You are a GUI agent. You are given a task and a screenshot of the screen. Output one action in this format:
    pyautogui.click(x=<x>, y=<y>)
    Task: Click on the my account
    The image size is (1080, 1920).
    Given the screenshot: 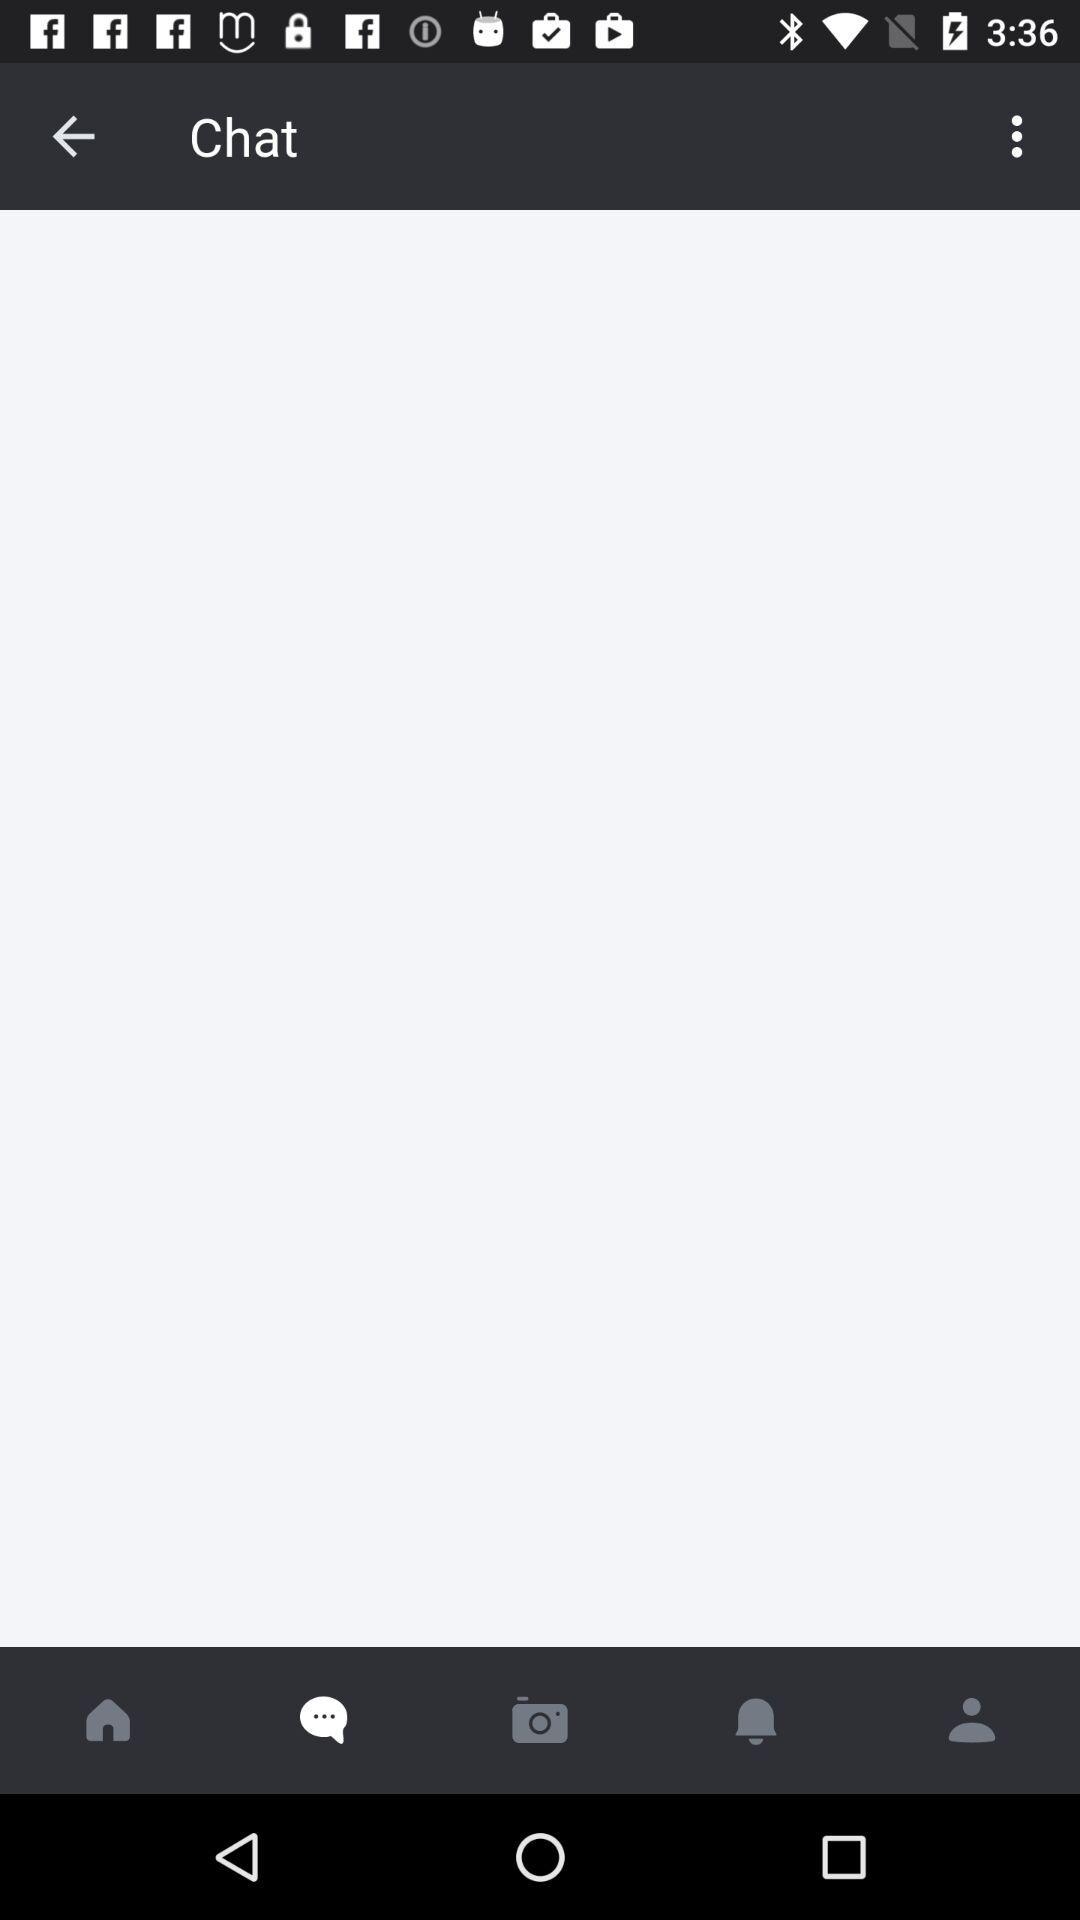 What is the action you would take?
    pyautogui.click(x=971, y=1719)
    